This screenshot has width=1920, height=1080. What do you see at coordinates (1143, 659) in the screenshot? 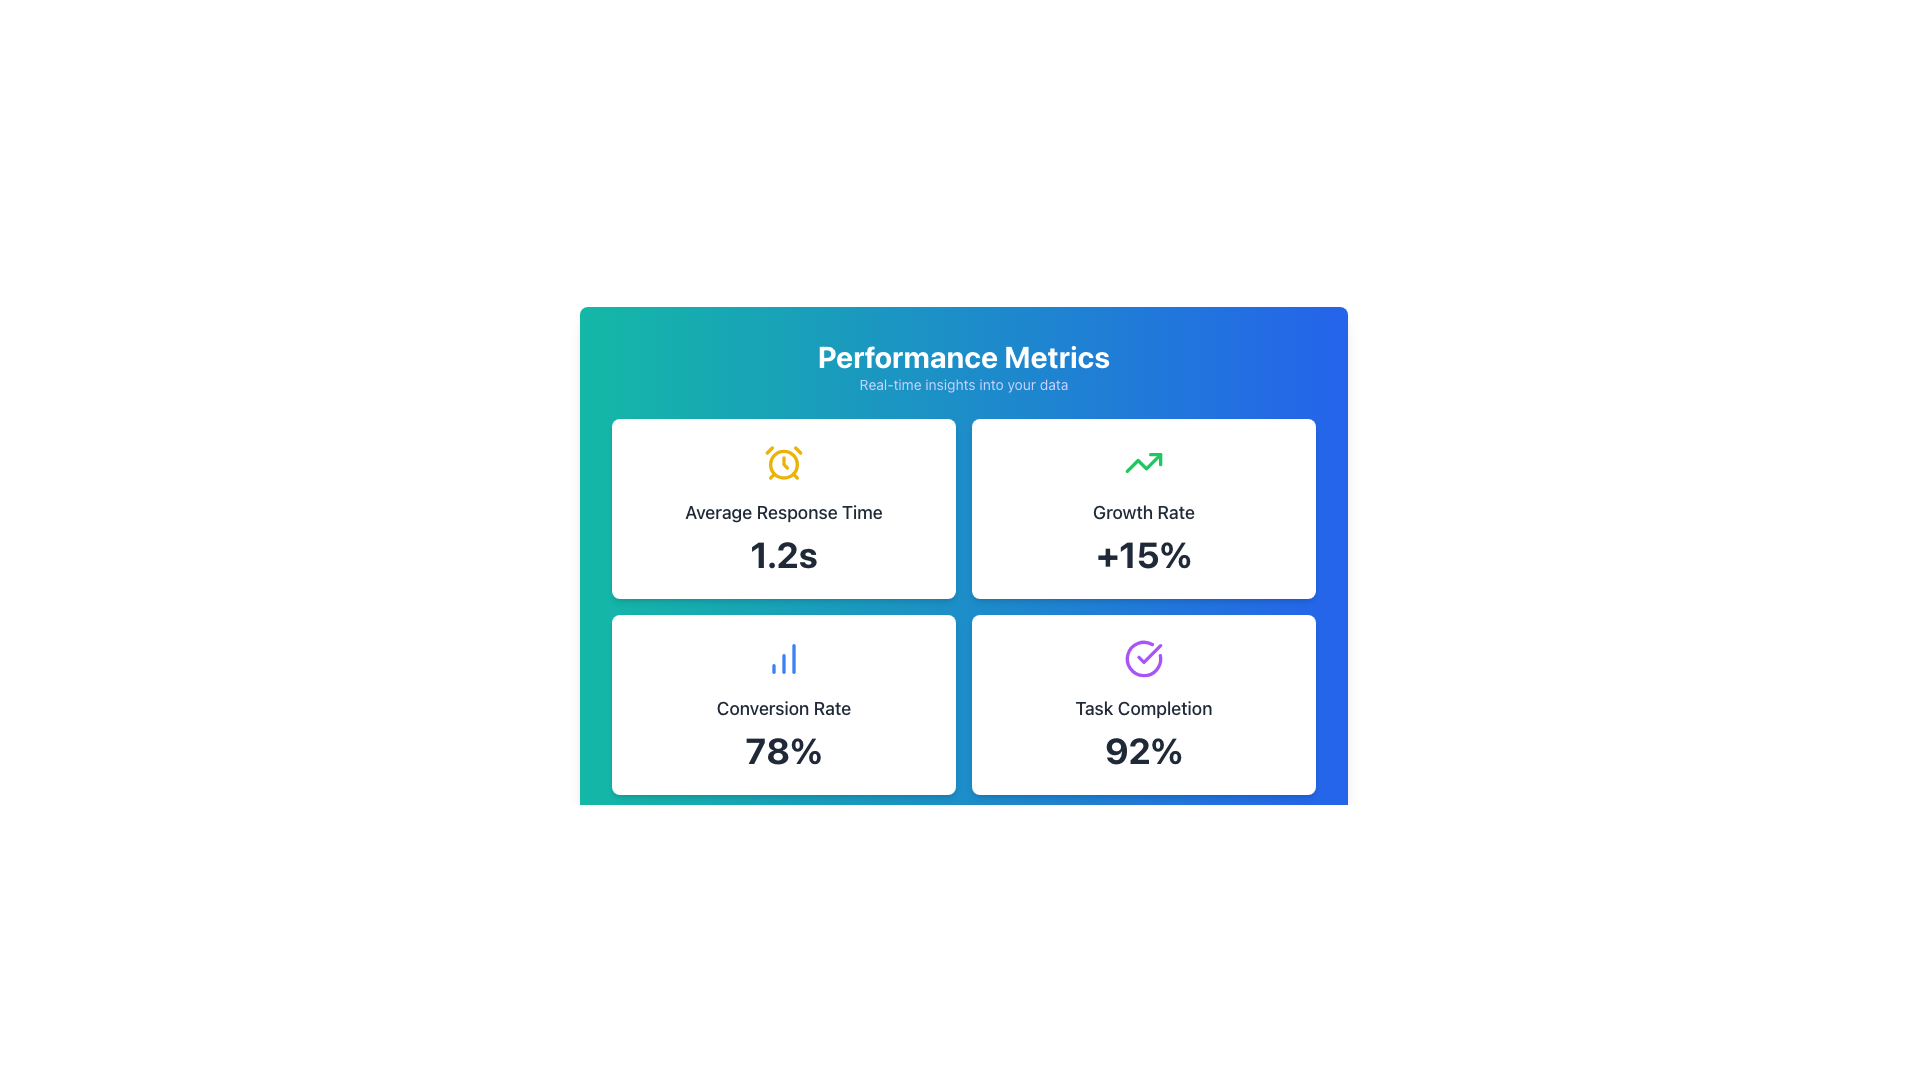
I see `the circular checkmark icon with a purple outline located in the 'Task Completion' section of the 'Performance Metrics' dashboard` at bounding box center [1143, 659].